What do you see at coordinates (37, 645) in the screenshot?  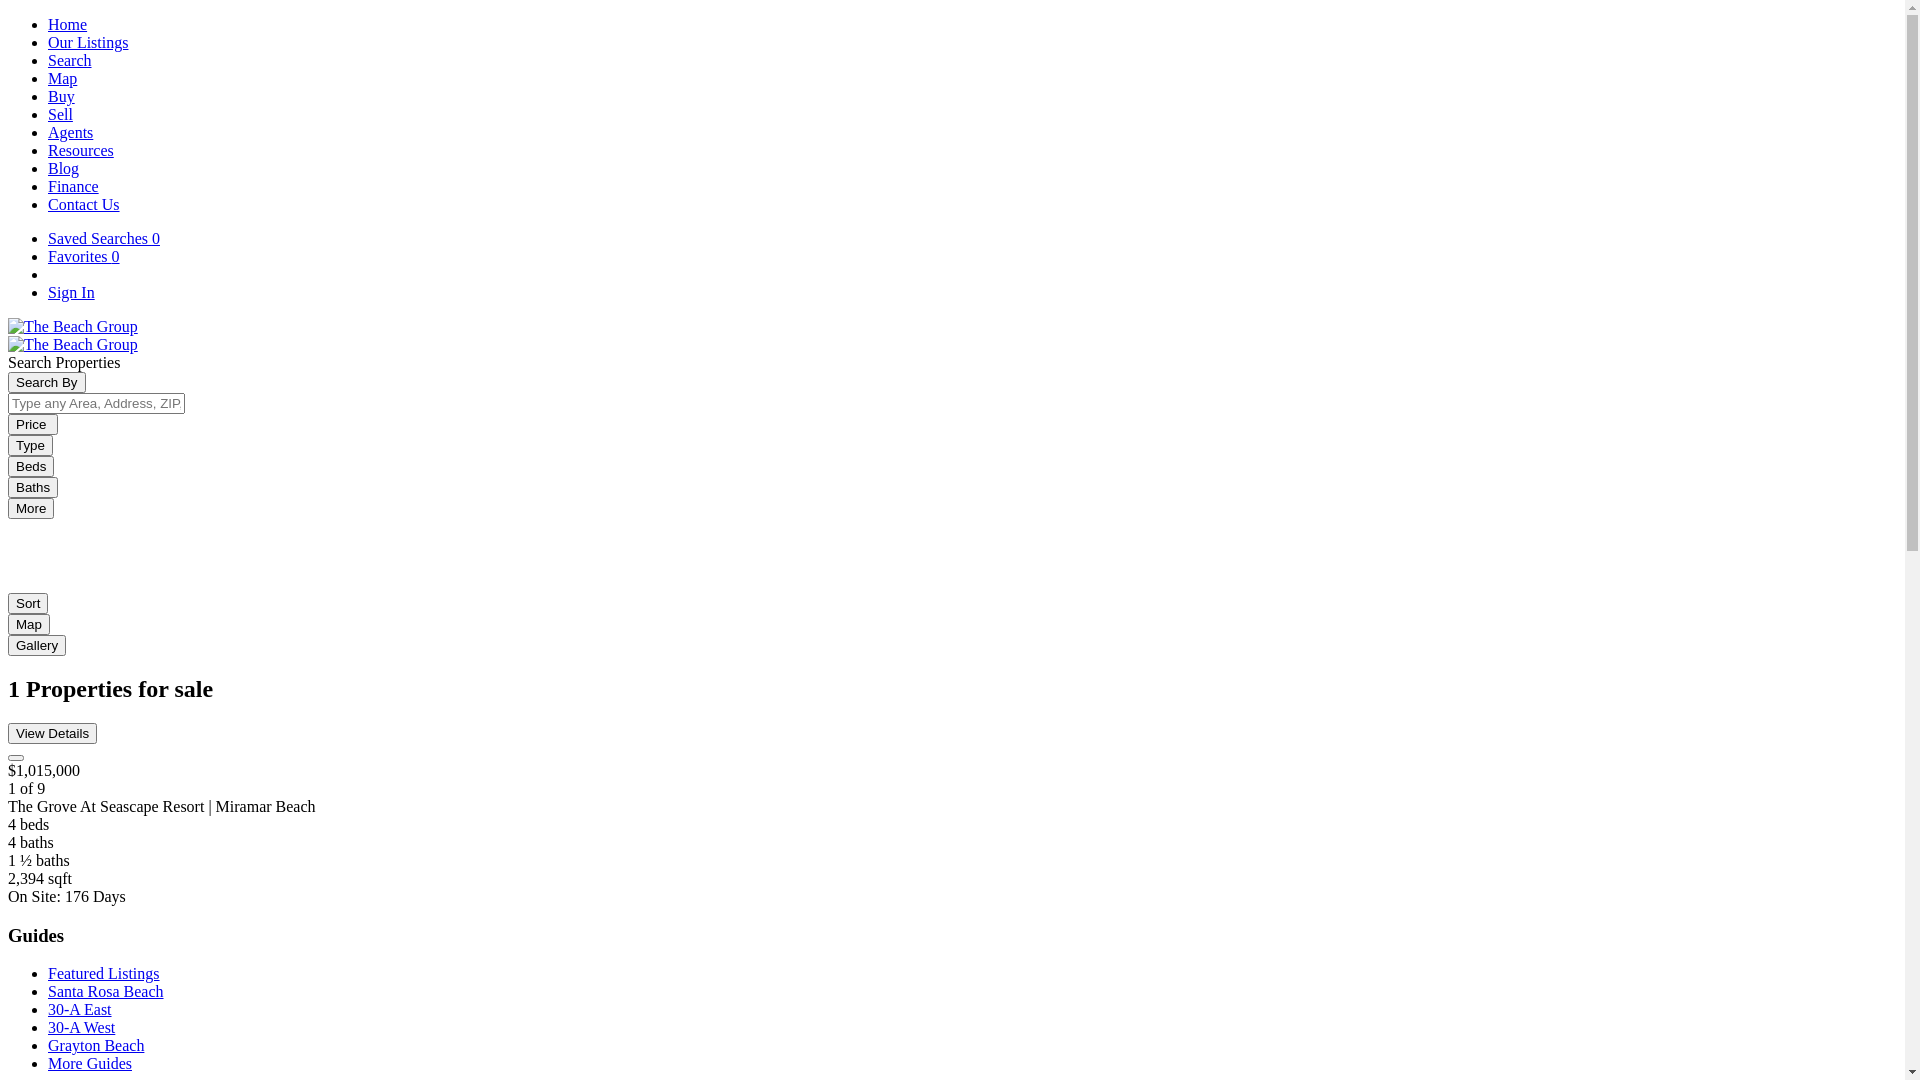 I see `'Gallery'` at bounding box center [37, 645].